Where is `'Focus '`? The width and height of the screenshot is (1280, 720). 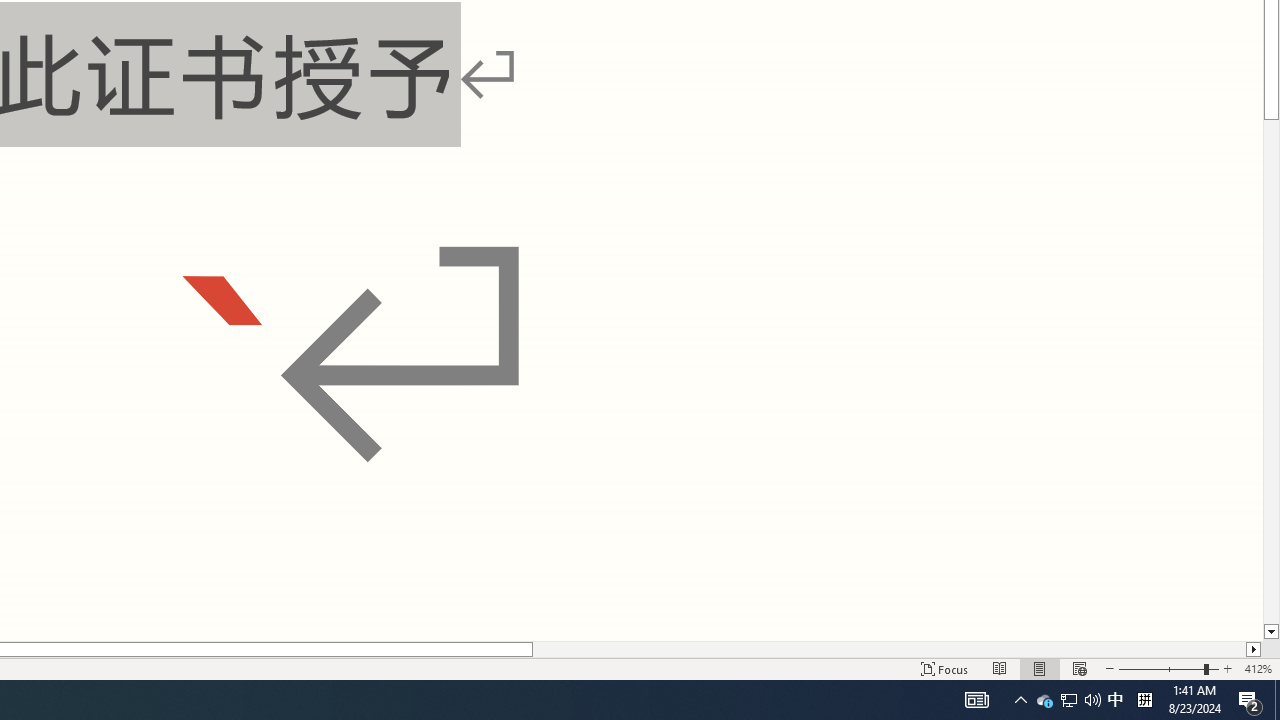
'Focus ' is located at coordinates (943, 669).